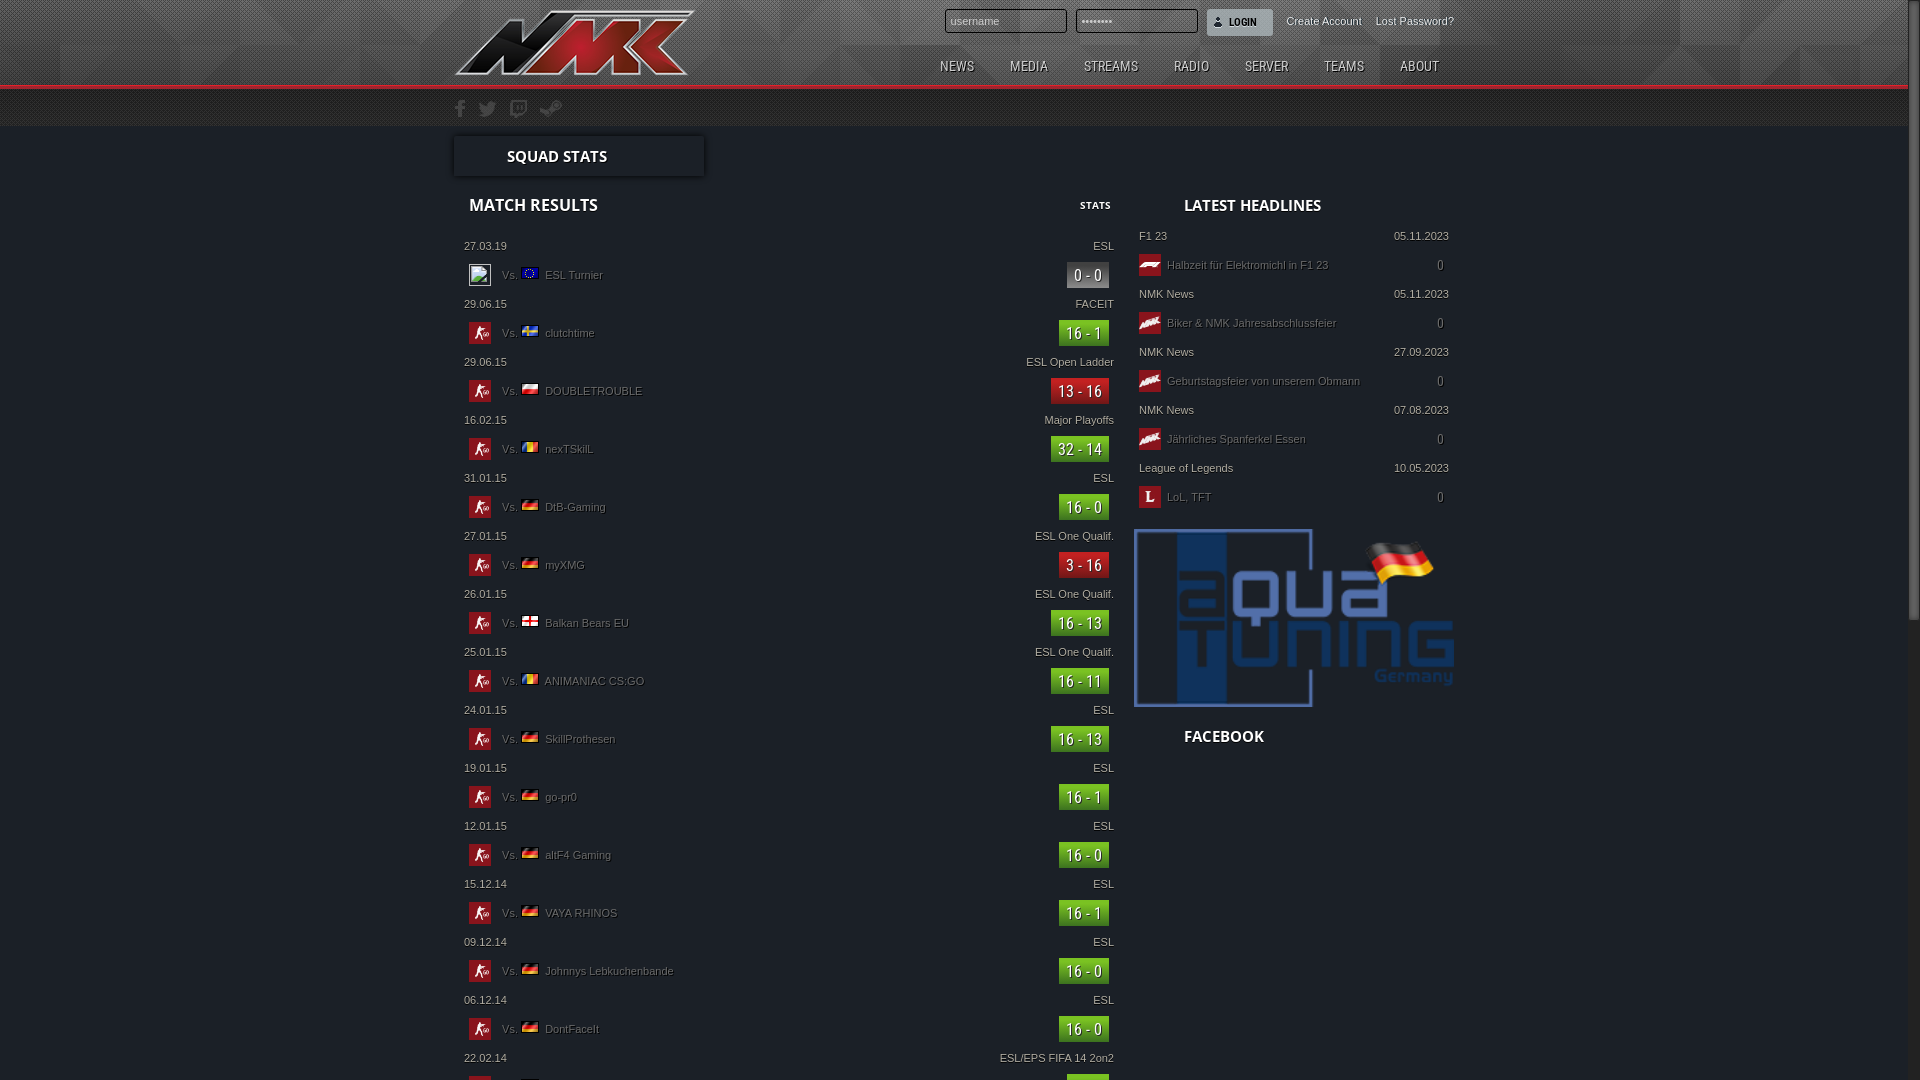 The height and width of the screenshot is (1080, 1920). I want to click on 'LoL, TFT', so click(1166, 496).